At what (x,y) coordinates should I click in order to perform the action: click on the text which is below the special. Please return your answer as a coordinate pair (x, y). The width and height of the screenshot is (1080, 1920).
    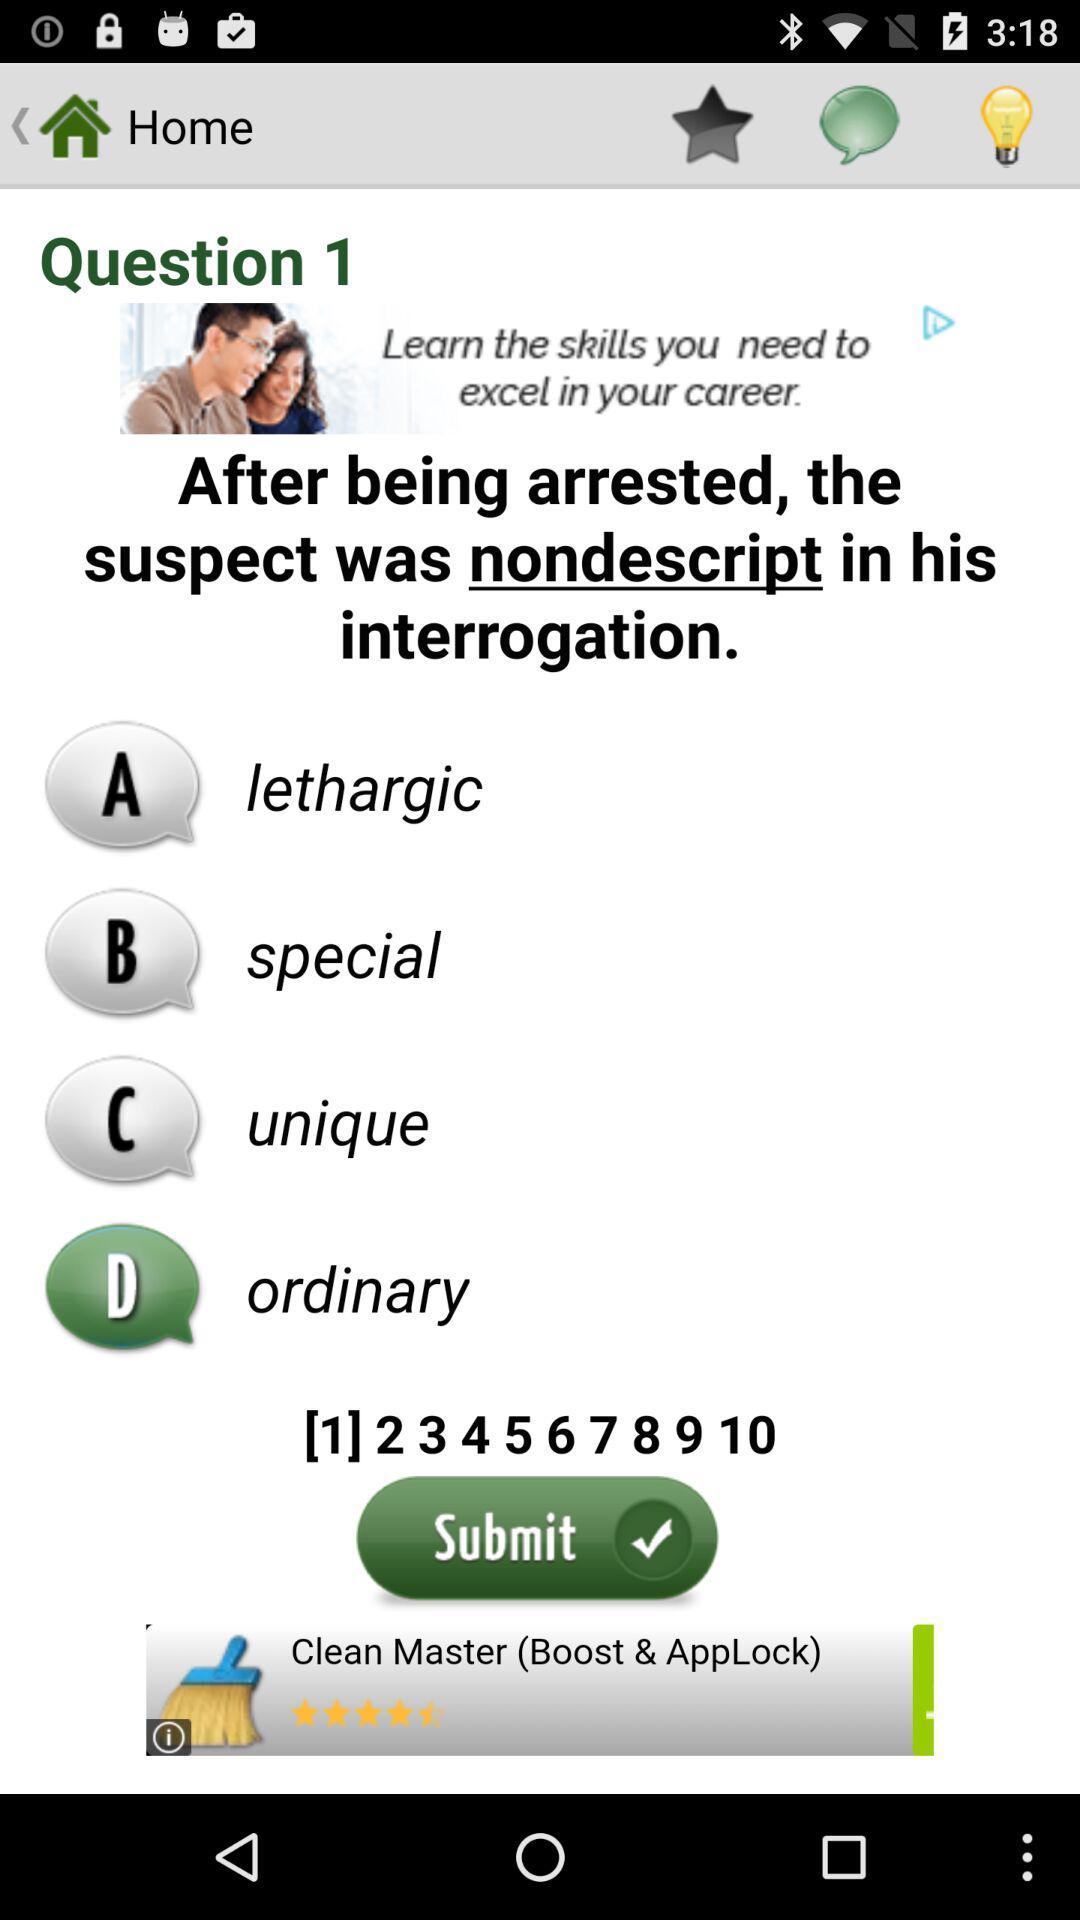
    Looking at the image, I should click on (337, 1121).